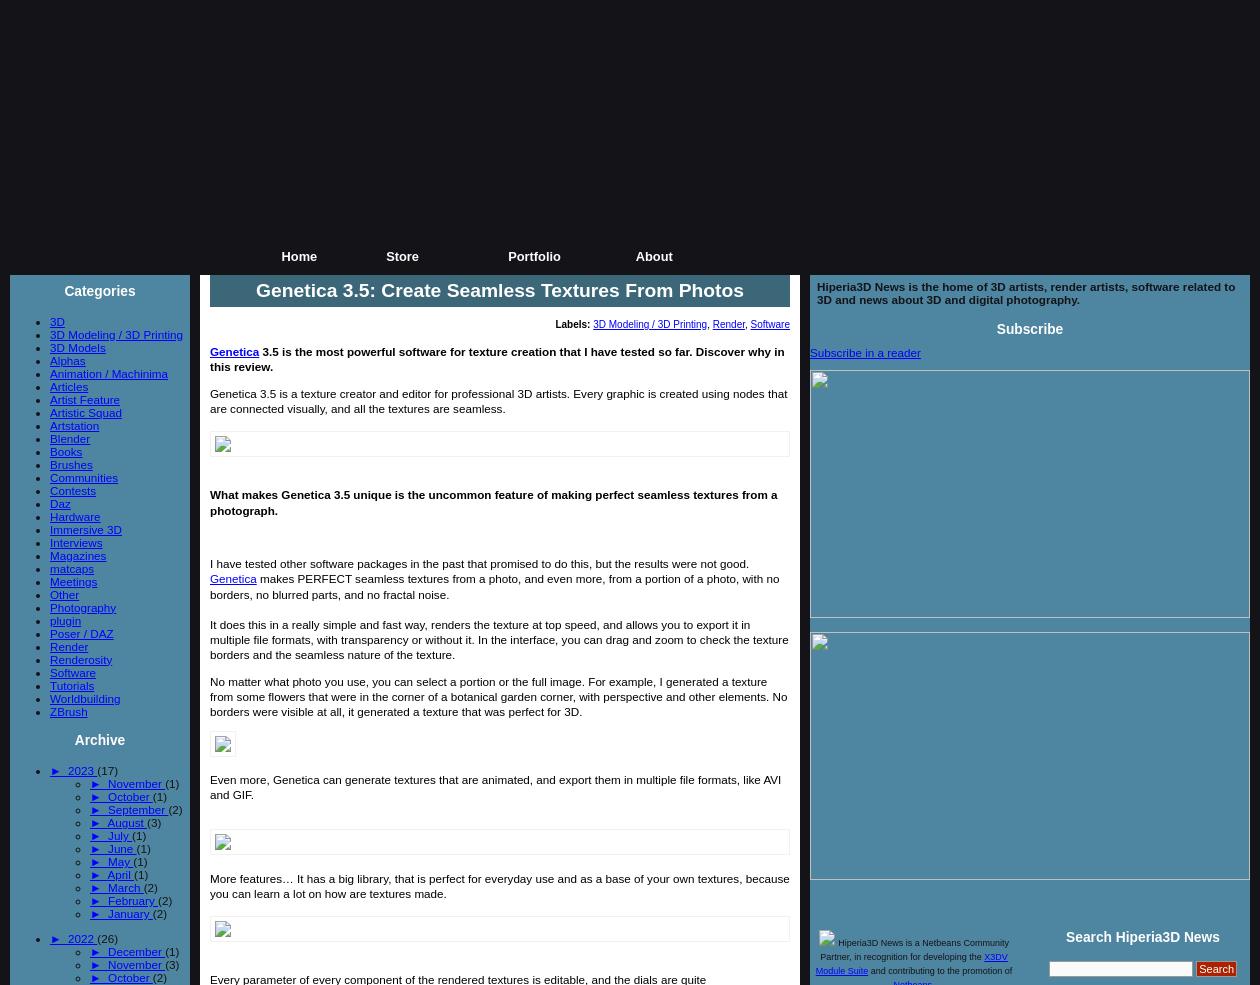 The image size is (1260, 985). What do you see at coordinates (498, 696) in the screenshot?
I see `'No matter what photo you use, you can select a portion or the full image. For example, I generated a texture from some flowers that were in the corner of a botanical garden corner, with perspective and other elements. No borders were visible at all, it generated a texture that was perfect for 3D.'` at bounding box center [498, 696].